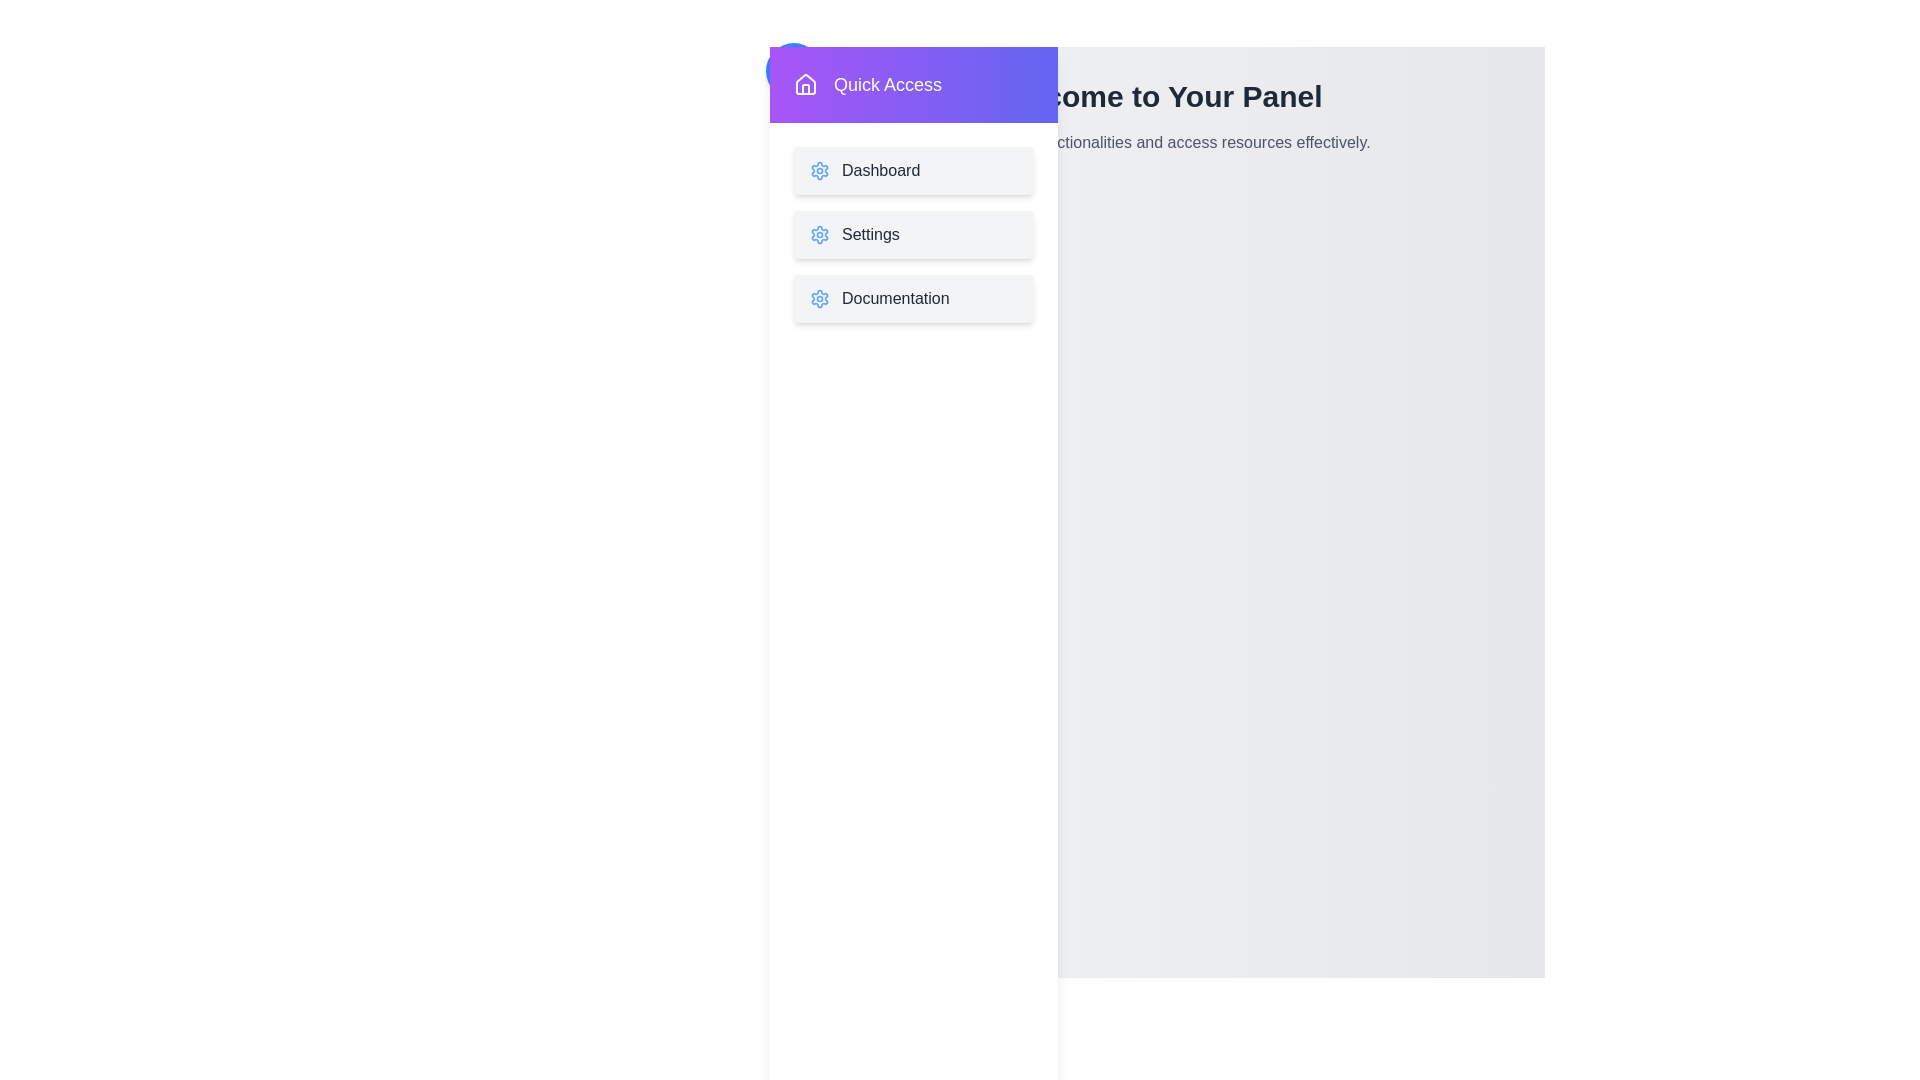 Image resolution: width=1920 pixels, height=1080 pixels. I want to click on the 'Settings' menu item in the drawer, so click(912, 234).